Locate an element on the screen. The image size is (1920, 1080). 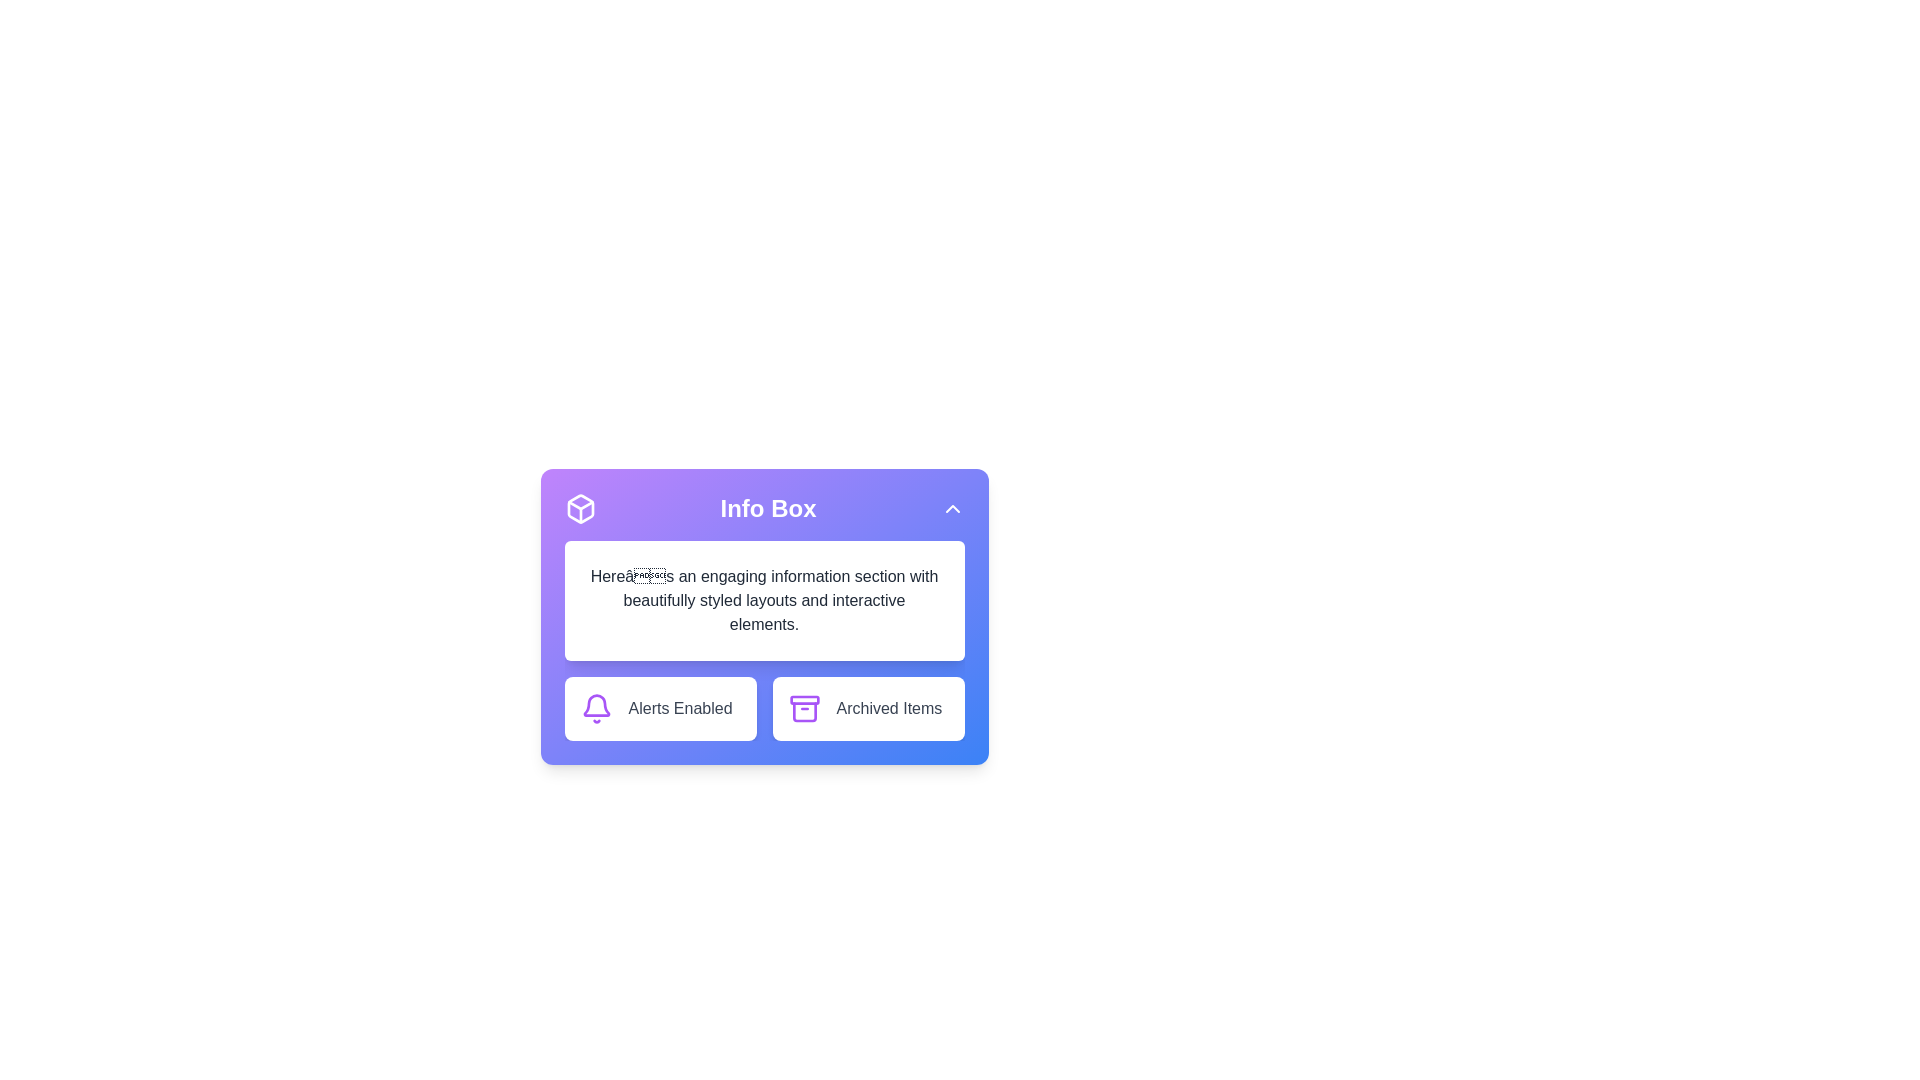
the decorative cube icon located in the top-left corner of the purple 'Info Box' panel is located at coordinates (579, 508).